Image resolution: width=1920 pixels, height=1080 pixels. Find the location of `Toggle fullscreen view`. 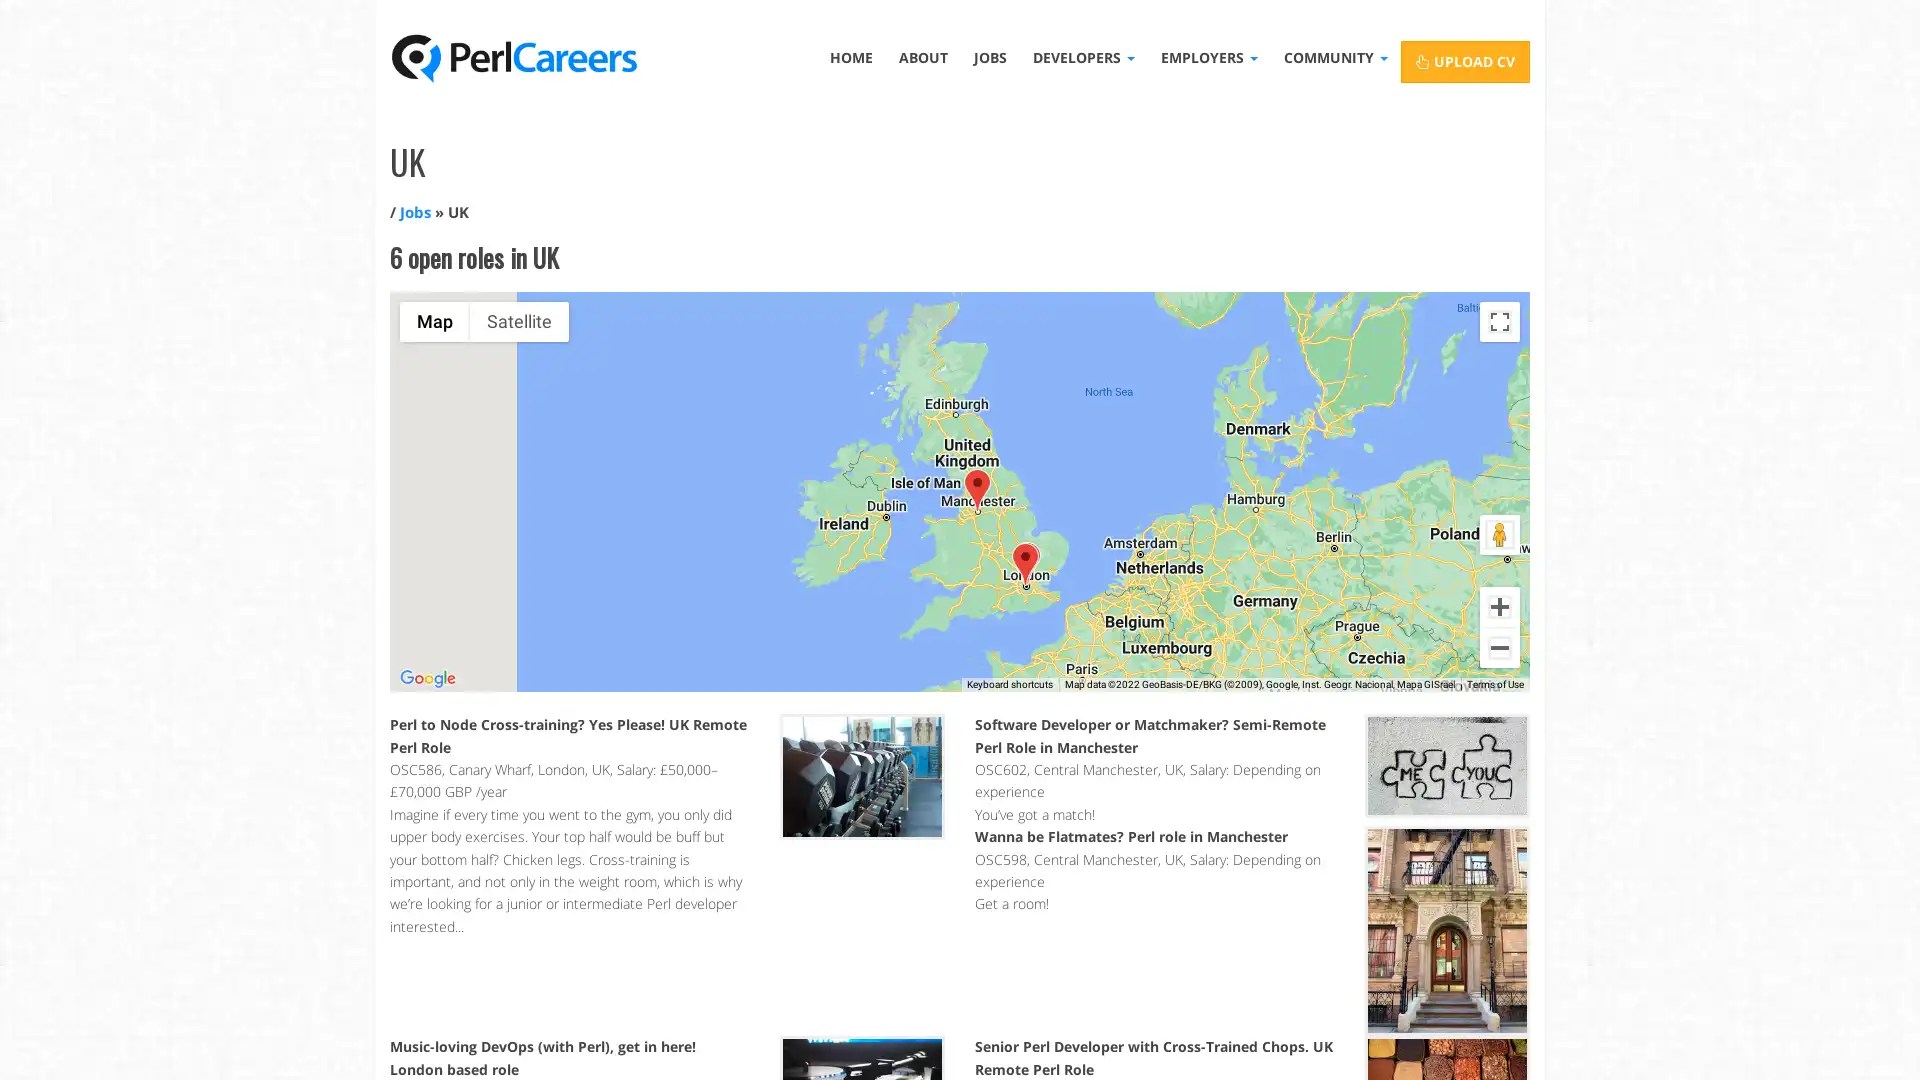

Toggle fullscreen view is located at coordinates (1499, 319).